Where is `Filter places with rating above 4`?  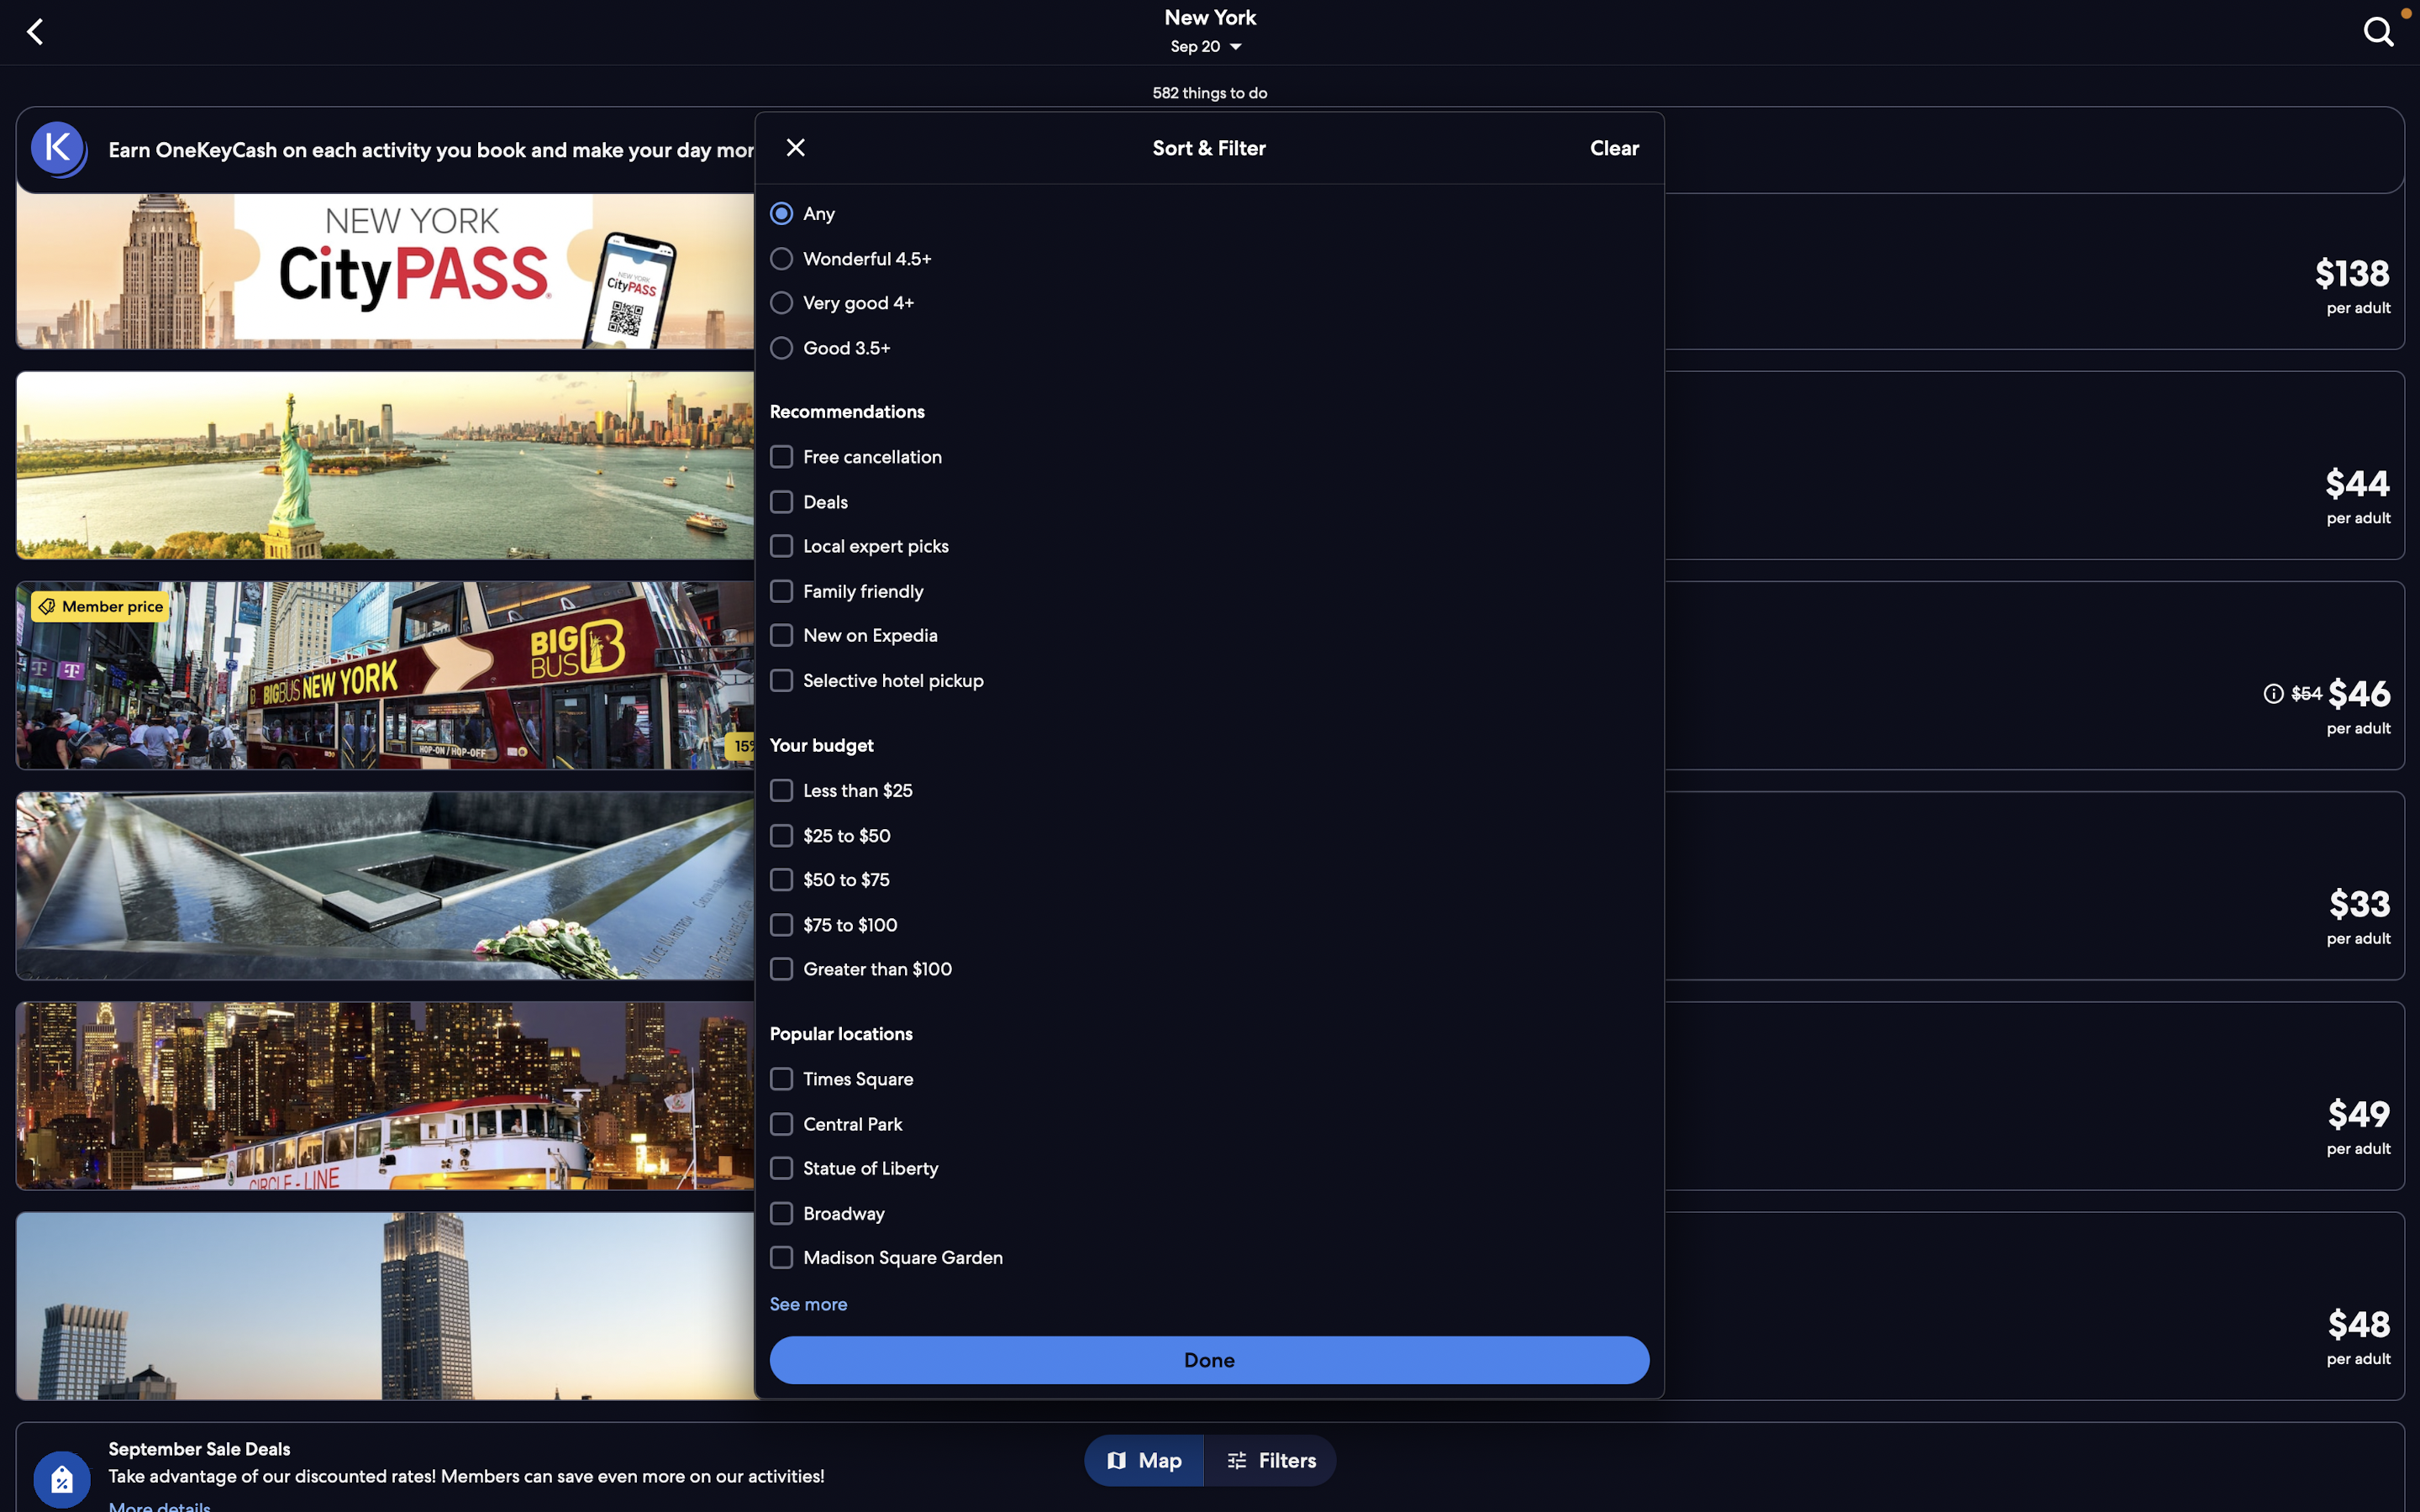
Filter places with rating above 4 is located at coordinates (1206, 303).